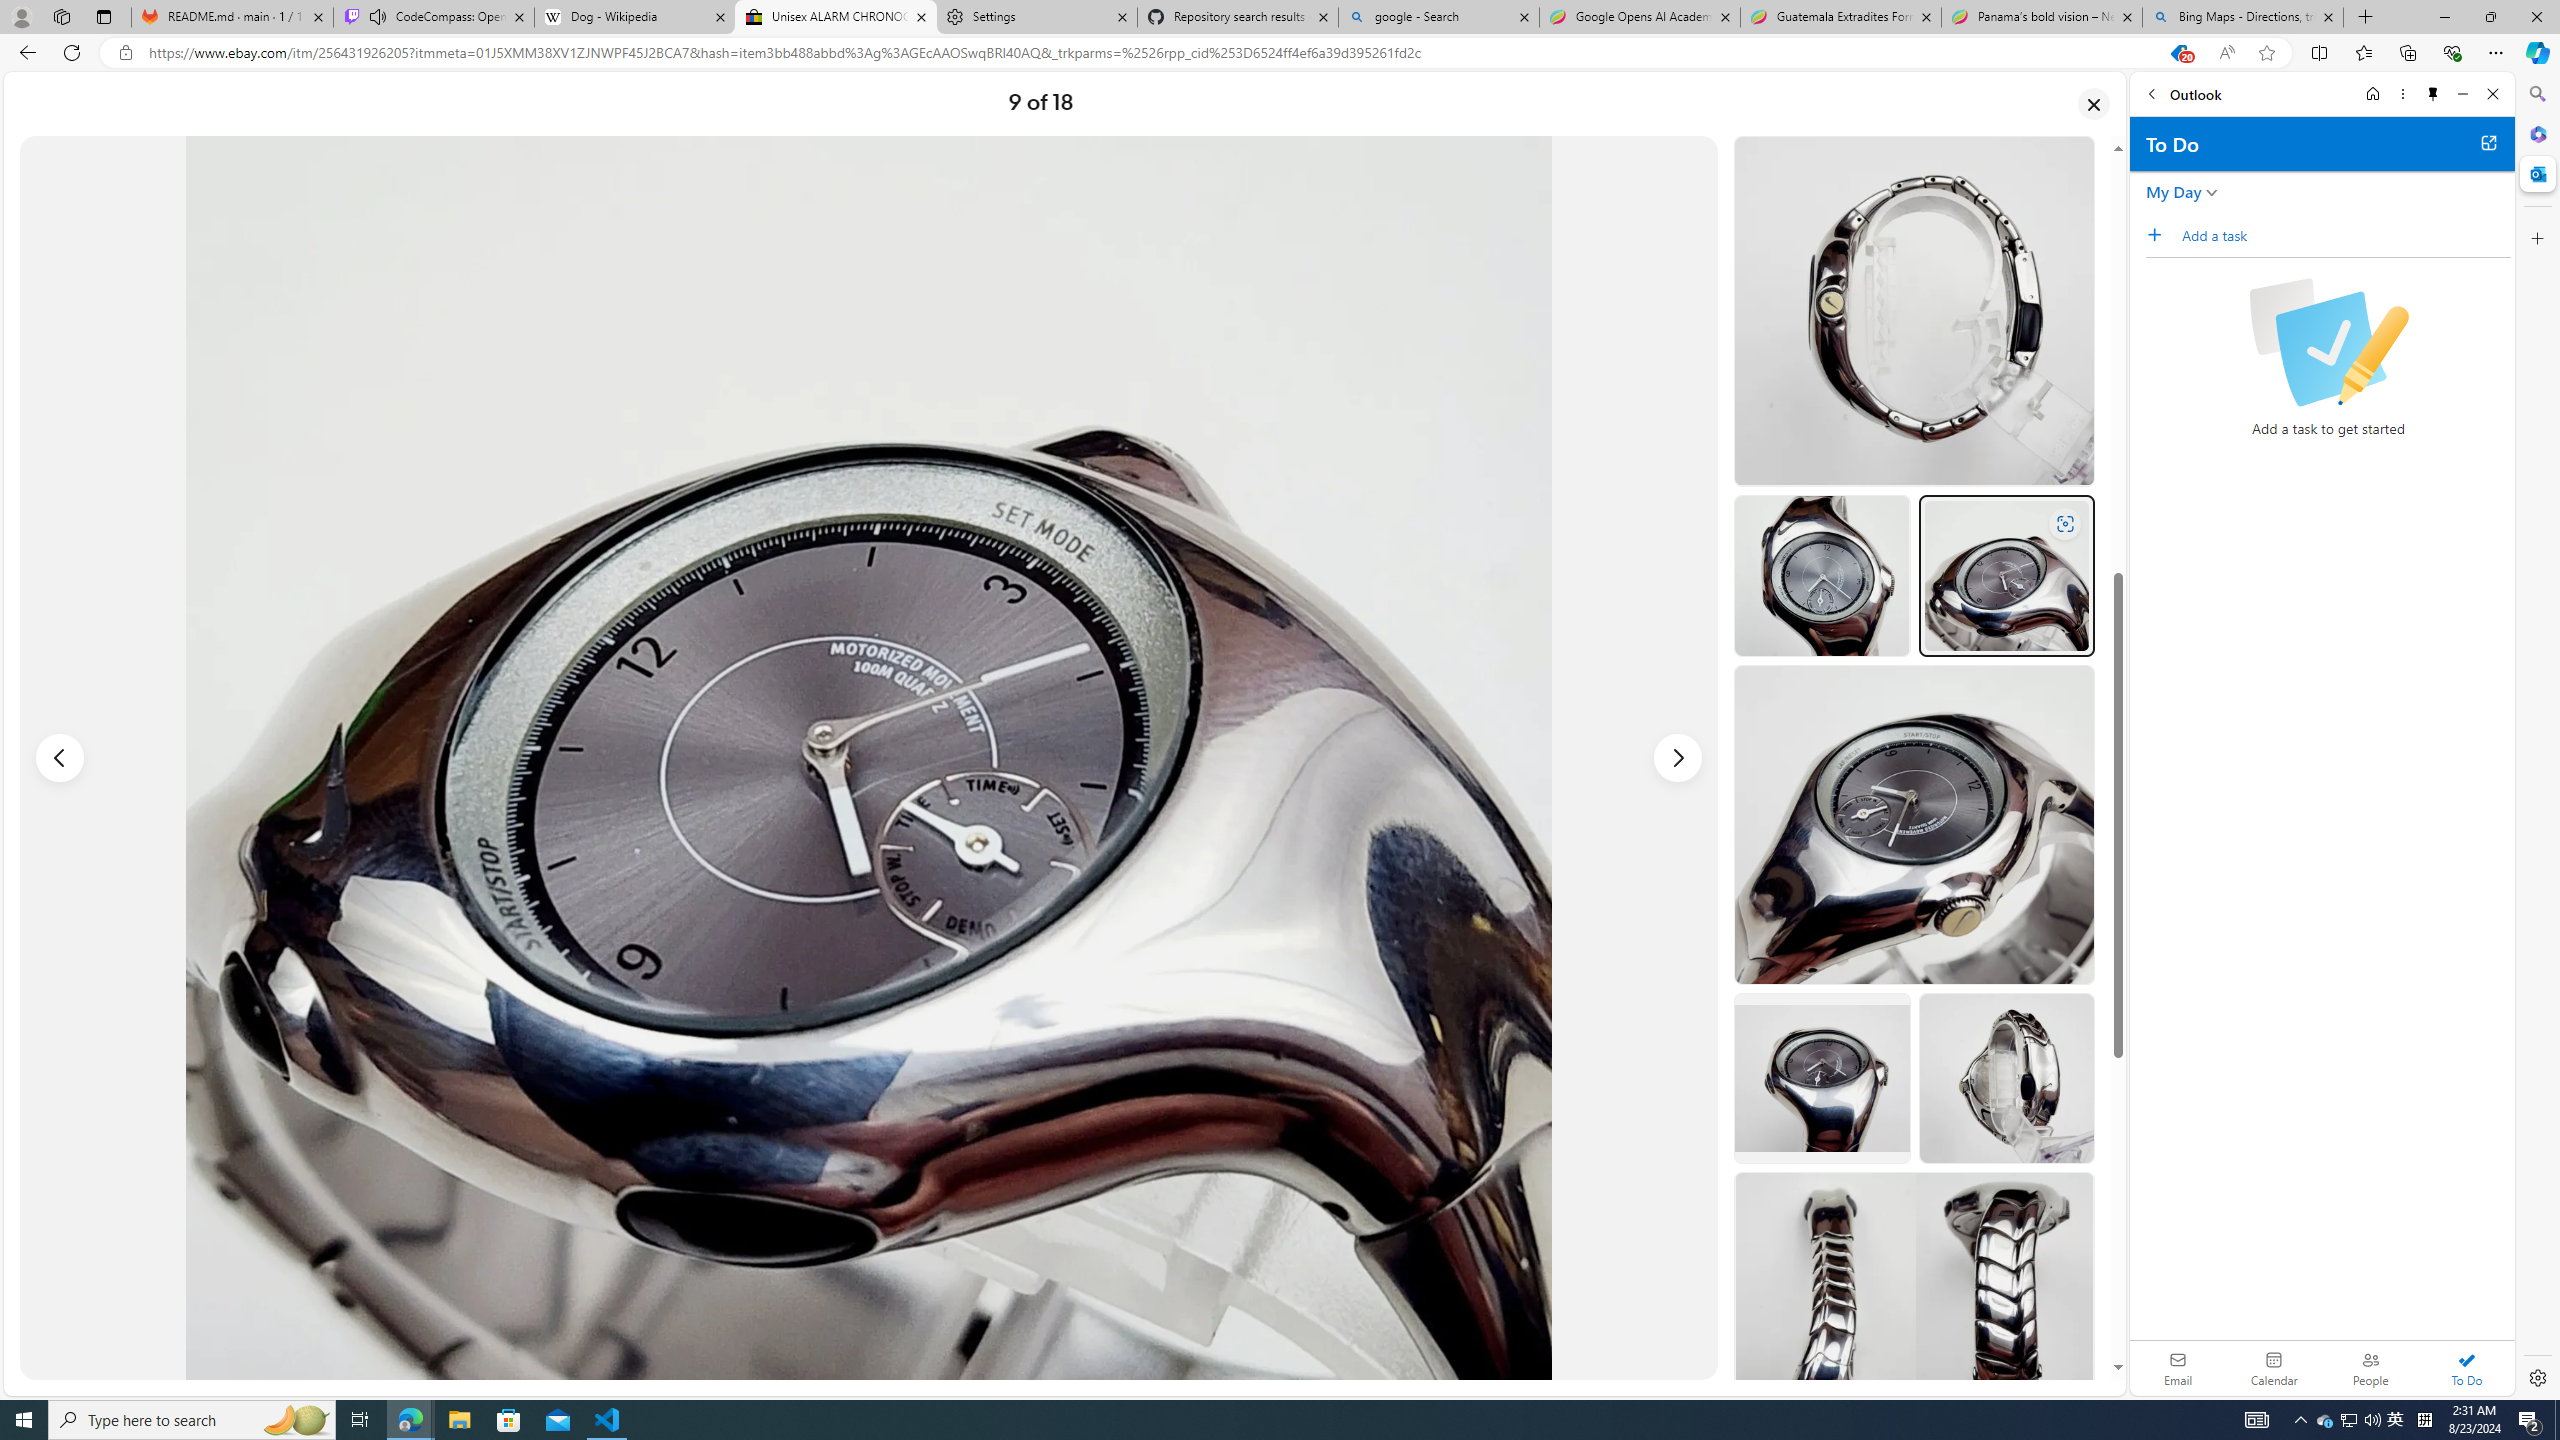 The image size is (2560, 1440). I want to click on 'Calendar. Date today is 22', so click(2274, 1367).